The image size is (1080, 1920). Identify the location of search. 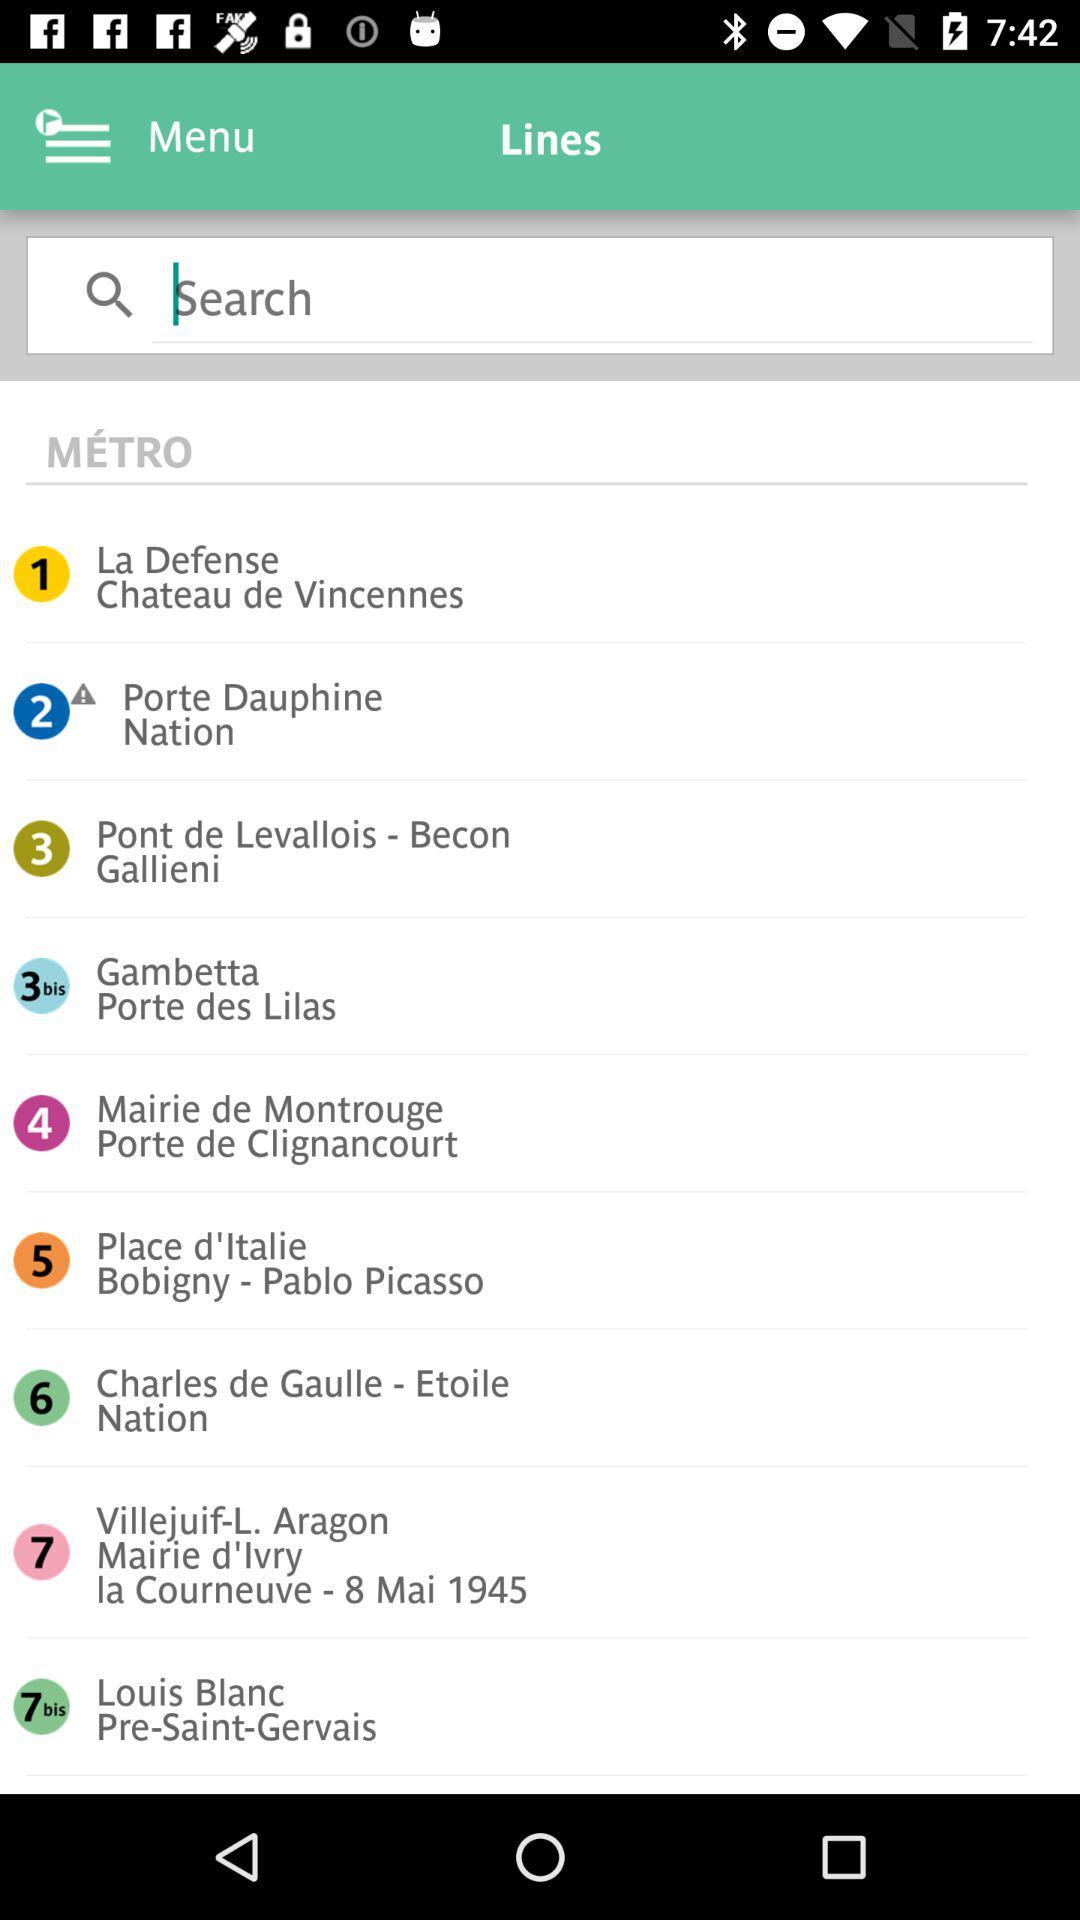
(591, 292).